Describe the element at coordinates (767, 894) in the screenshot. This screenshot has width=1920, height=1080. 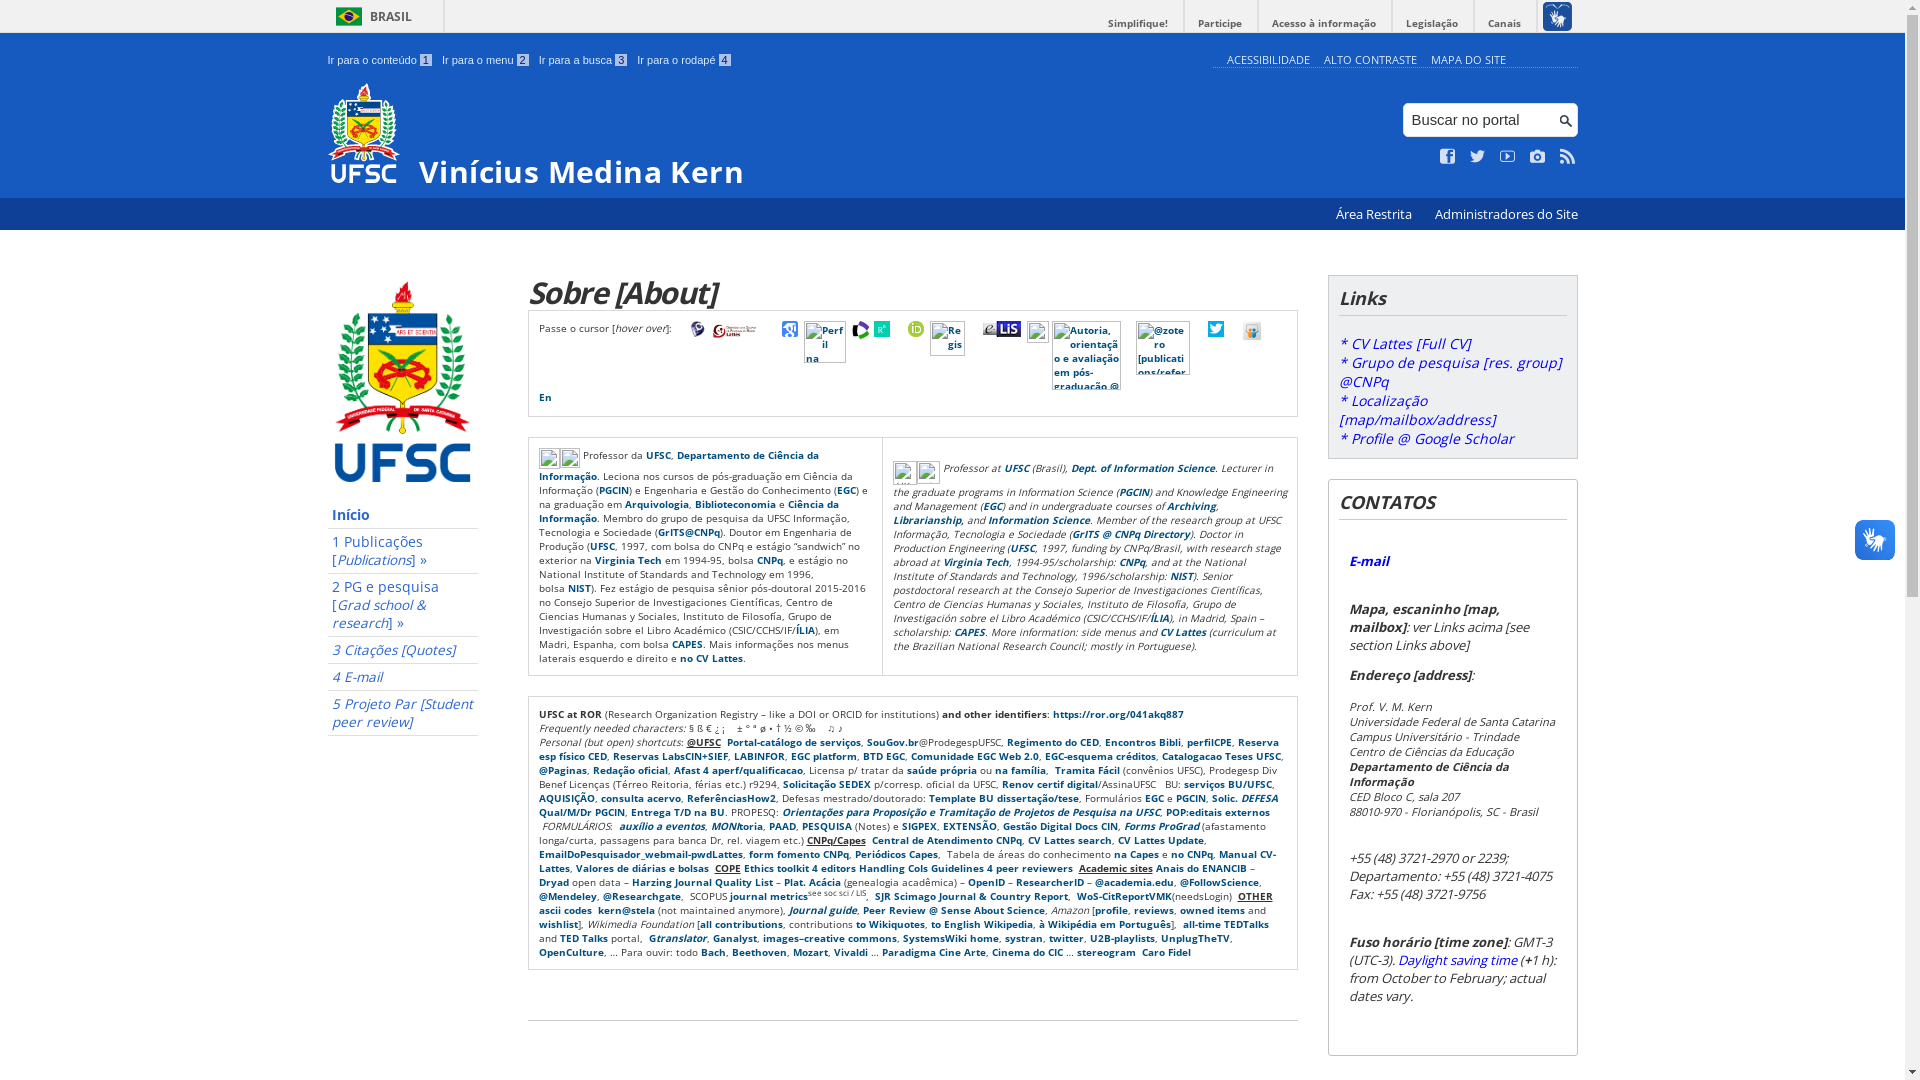
I see `'journal metrics'` at that location.